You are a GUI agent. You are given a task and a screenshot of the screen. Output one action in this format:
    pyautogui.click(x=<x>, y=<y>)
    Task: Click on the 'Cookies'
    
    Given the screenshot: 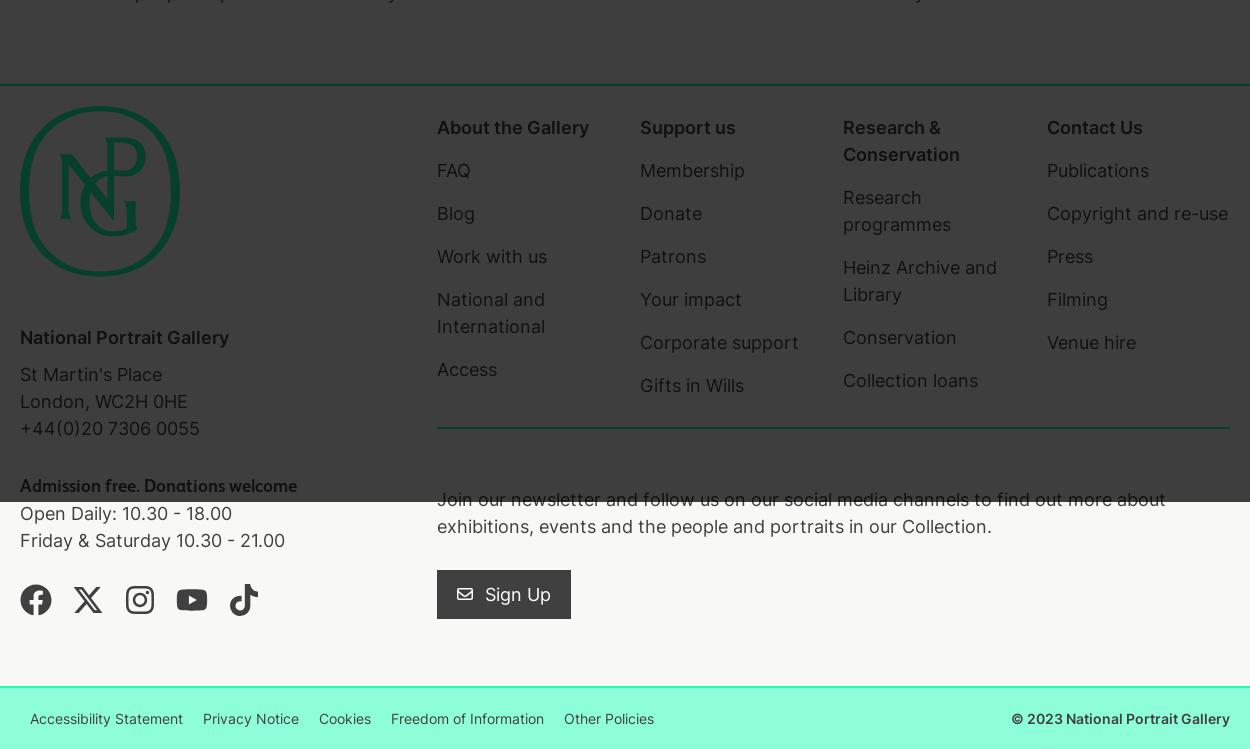 What is the action you would take?
    pyautogui.click(x=344, y=716)
    